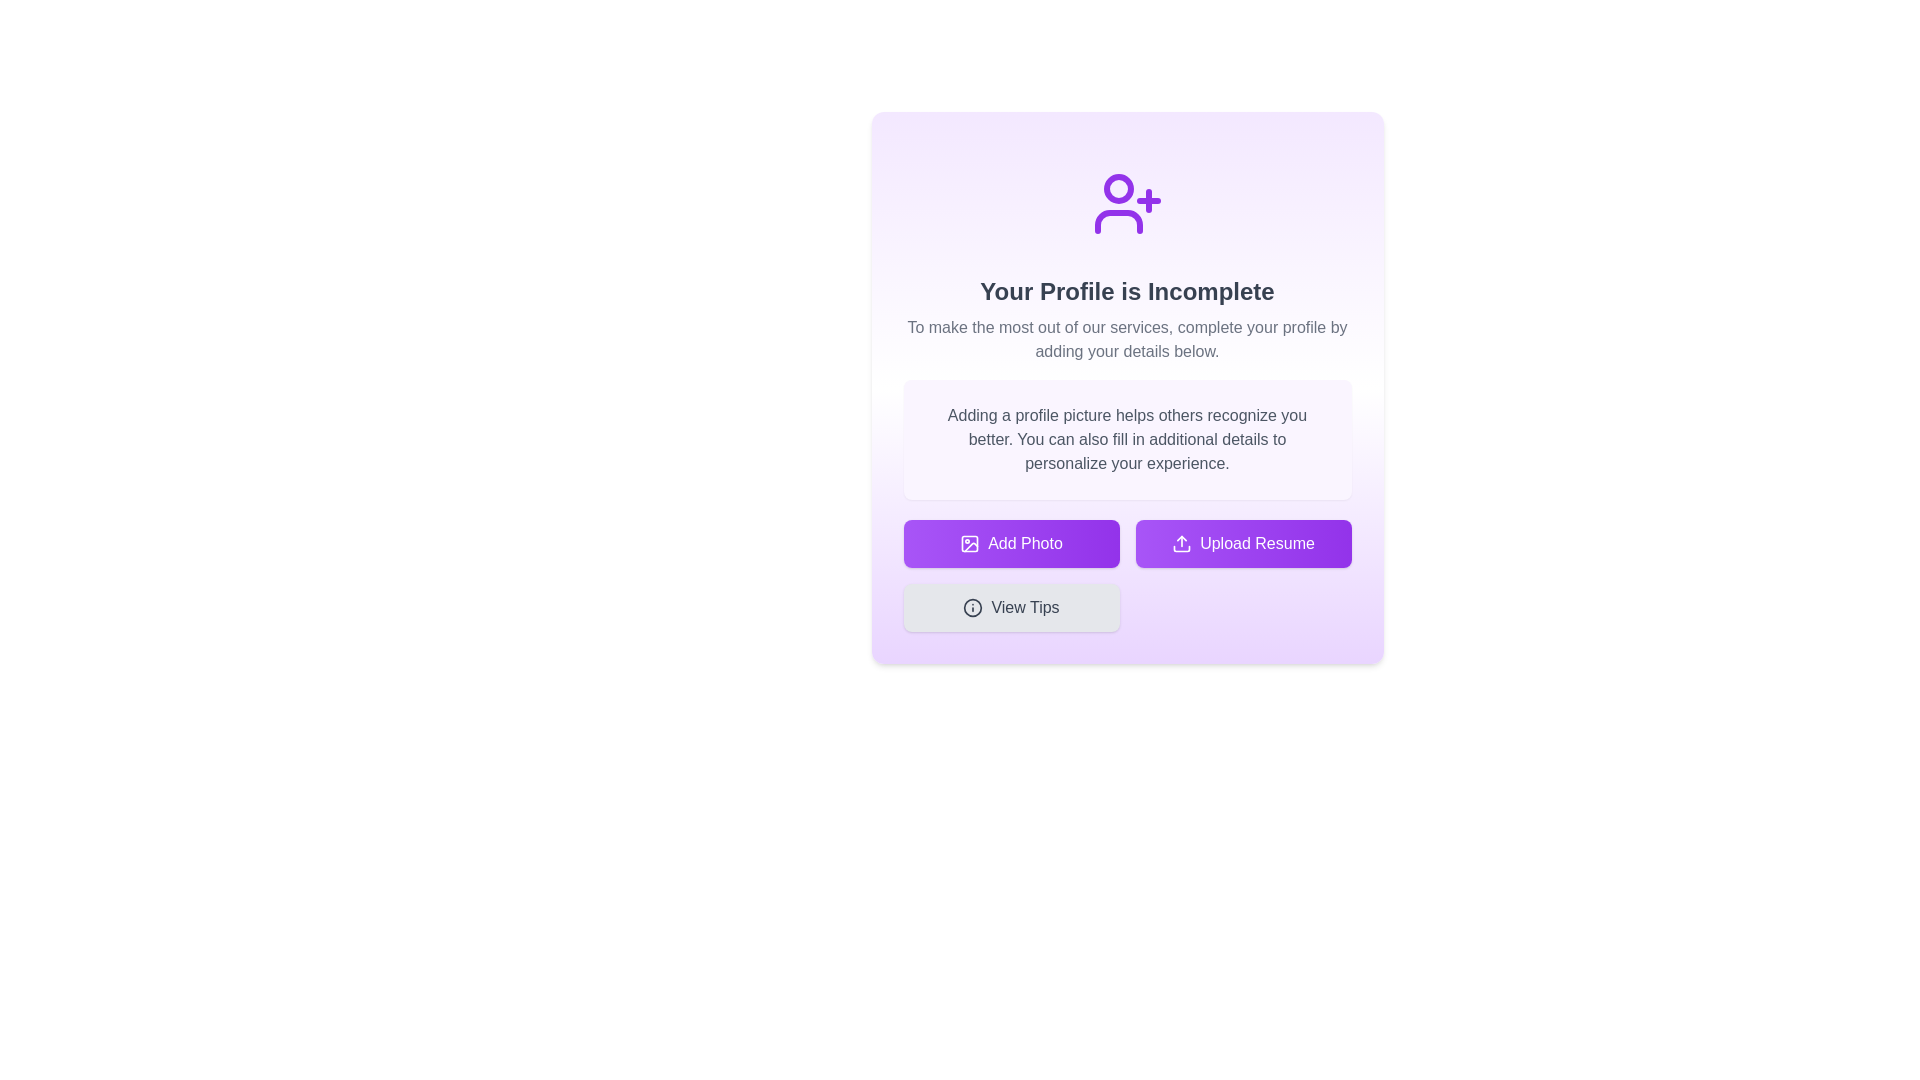 This screenshot has height=1080, width=1920. Describe the element at coordinates (1127, 204) in the screenshot. I see `the user profile icon with a plus sign, which is vividly purple and located above the text 'Your Profile is Incomplete'` at that location.